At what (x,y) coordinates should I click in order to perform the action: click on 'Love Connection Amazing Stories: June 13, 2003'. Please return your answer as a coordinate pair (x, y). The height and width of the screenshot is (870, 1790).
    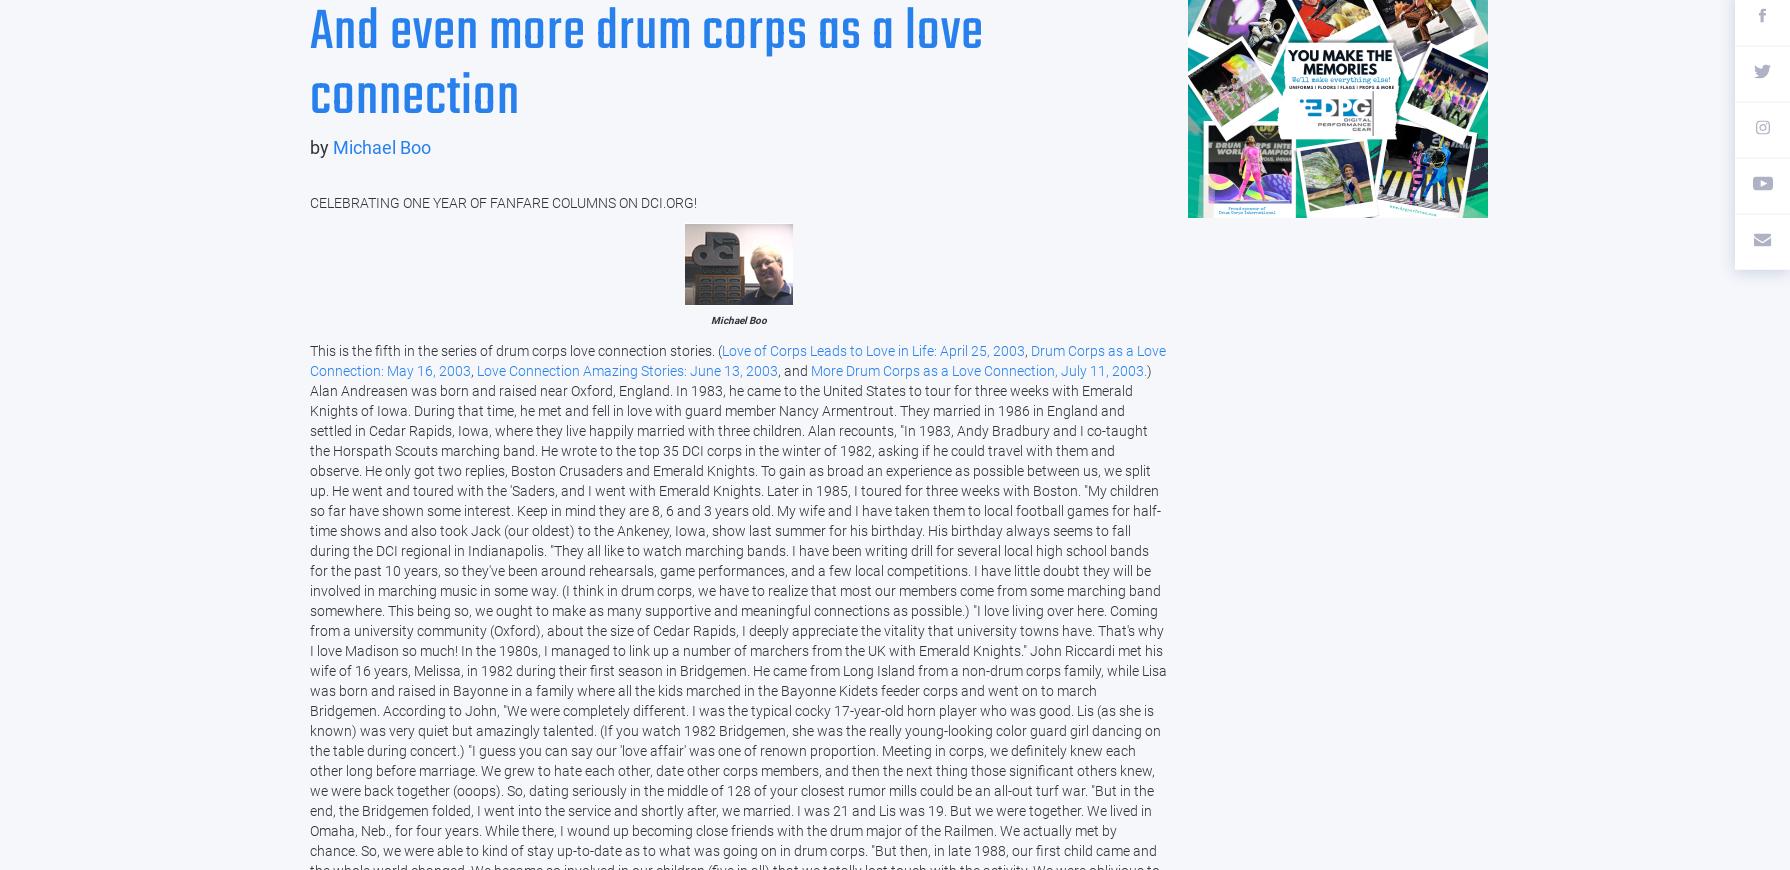
    Looking at the image, I should click on (626, 370).